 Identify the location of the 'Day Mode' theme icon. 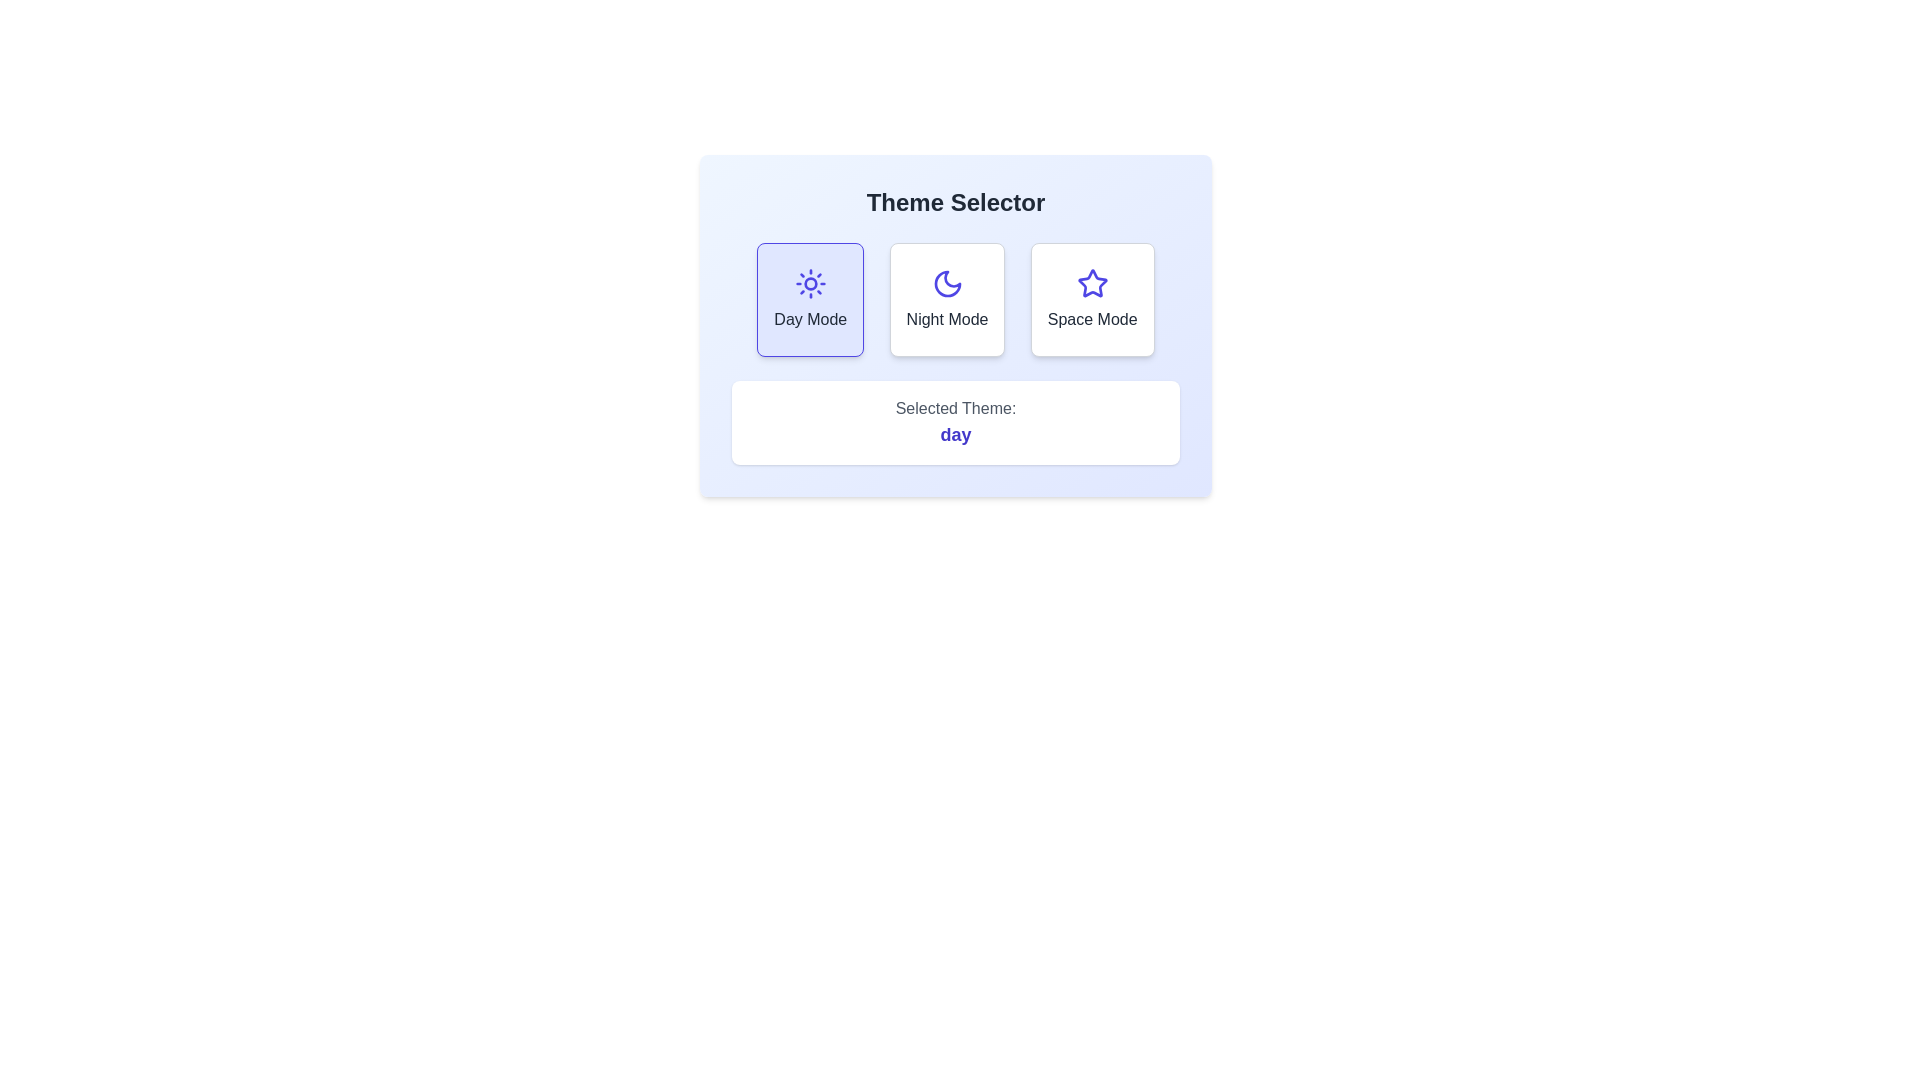
(810, 284).